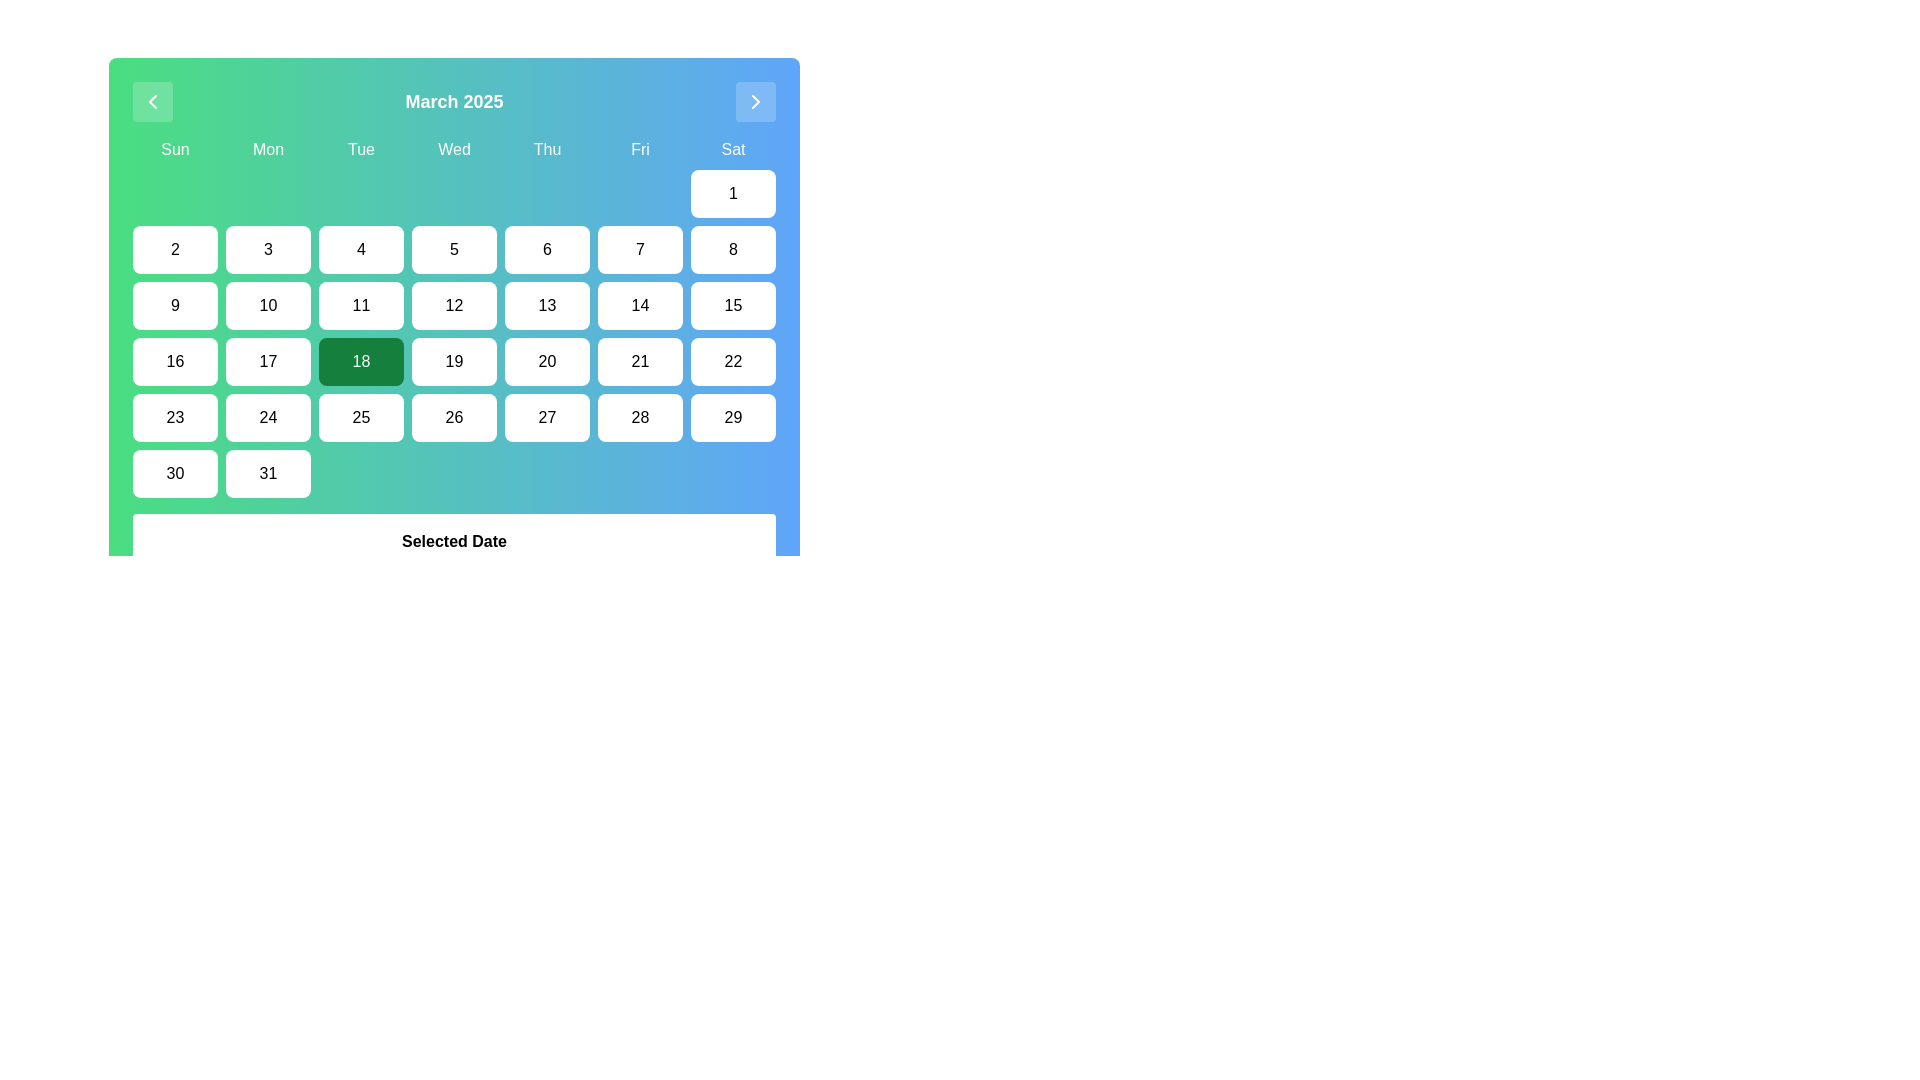  I want to click on the 'Sun' label, which is the first item in the grid header row on a green background, displaying the word 'Sun', so click(175, 149).